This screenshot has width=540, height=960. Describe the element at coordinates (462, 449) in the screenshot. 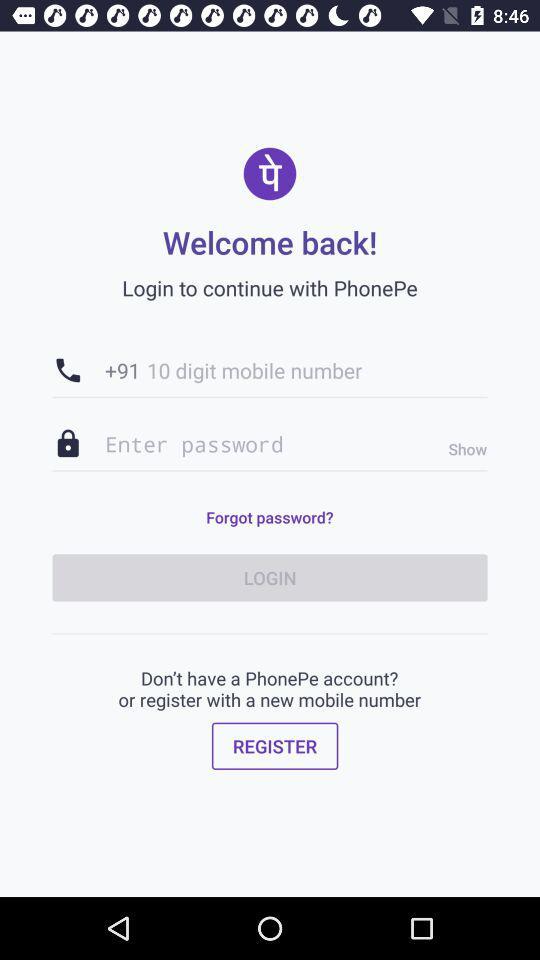

I see `item above login item` at that location.